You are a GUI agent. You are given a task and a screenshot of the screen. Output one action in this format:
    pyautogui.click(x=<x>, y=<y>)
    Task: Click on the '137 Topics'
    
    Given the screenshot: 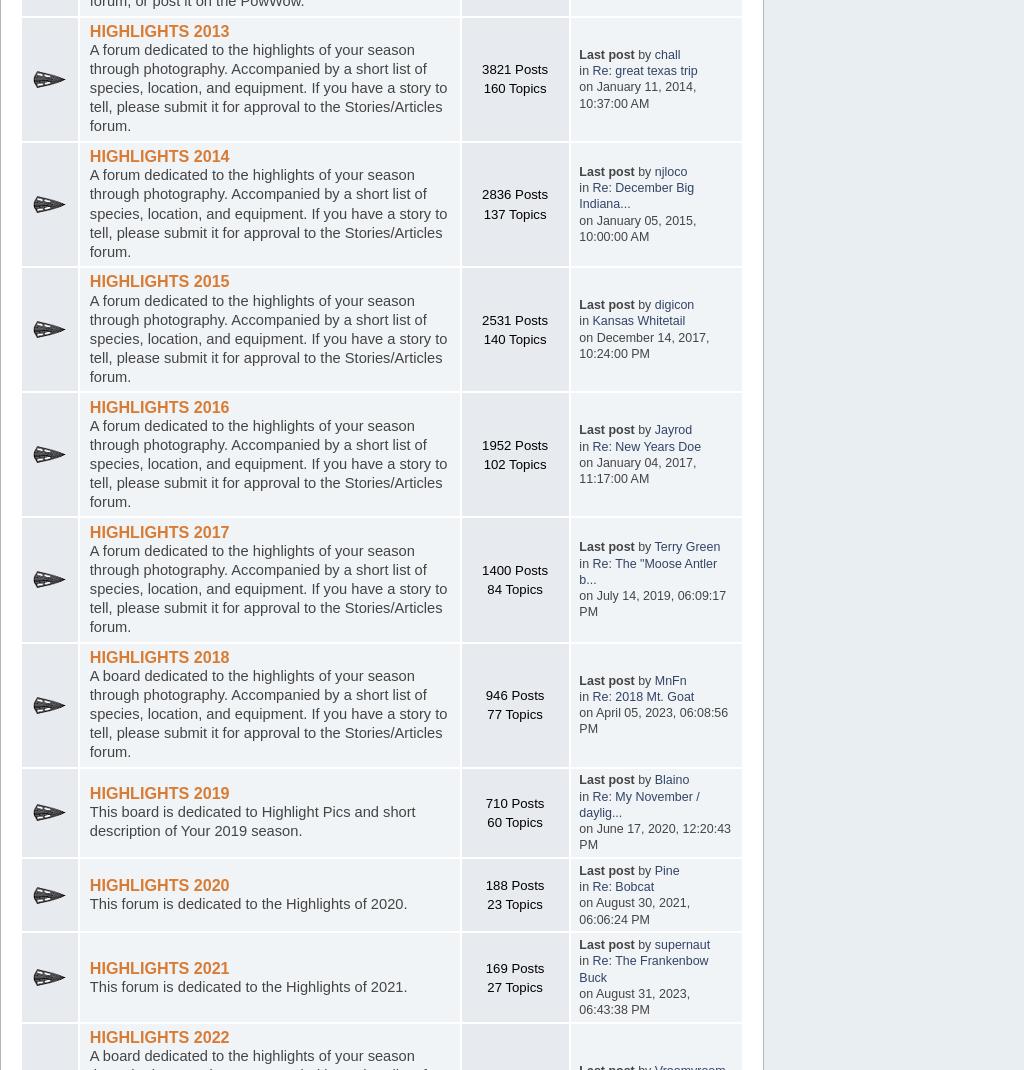 What is the action you would take?
    pyautogui.click(x=514, y=212)
    